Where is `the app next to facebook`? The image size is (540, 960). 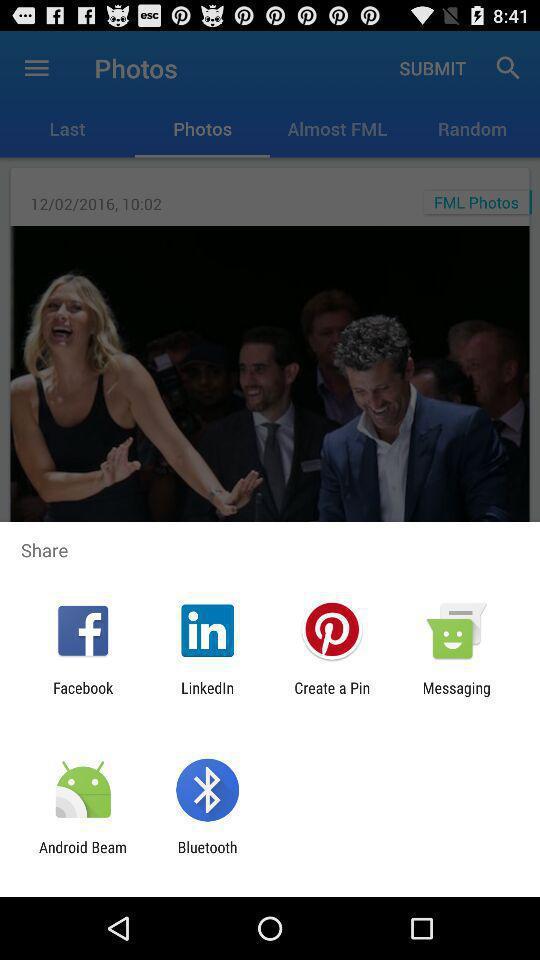
the app next to facebook is located at coordinates (206, 696).